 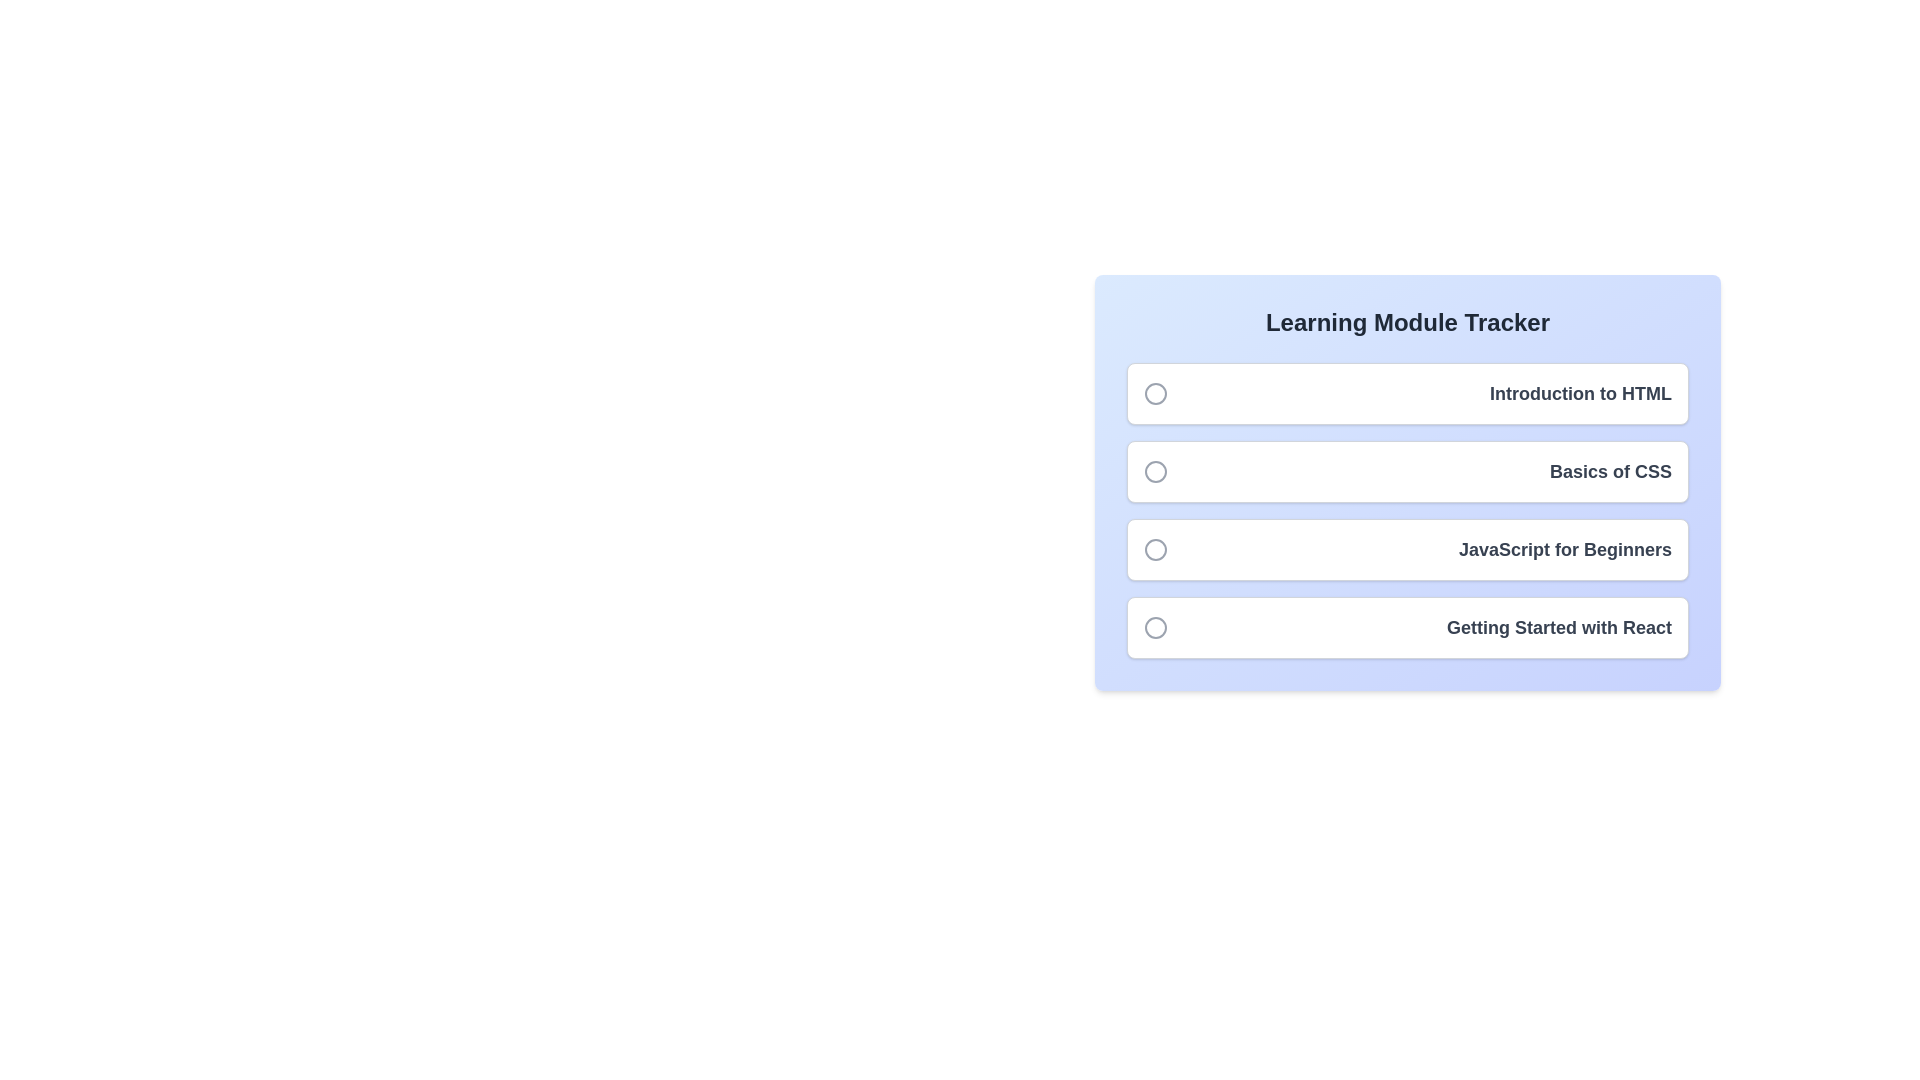 What do you see at coordinates (1558, 627) in the screenshot?
I see `the static text label that serves as a module title within the learning tracker interface, located as the last item in a vertical list and slightly indented due to a circular icon on its left` at bounding box center [1558, 627].